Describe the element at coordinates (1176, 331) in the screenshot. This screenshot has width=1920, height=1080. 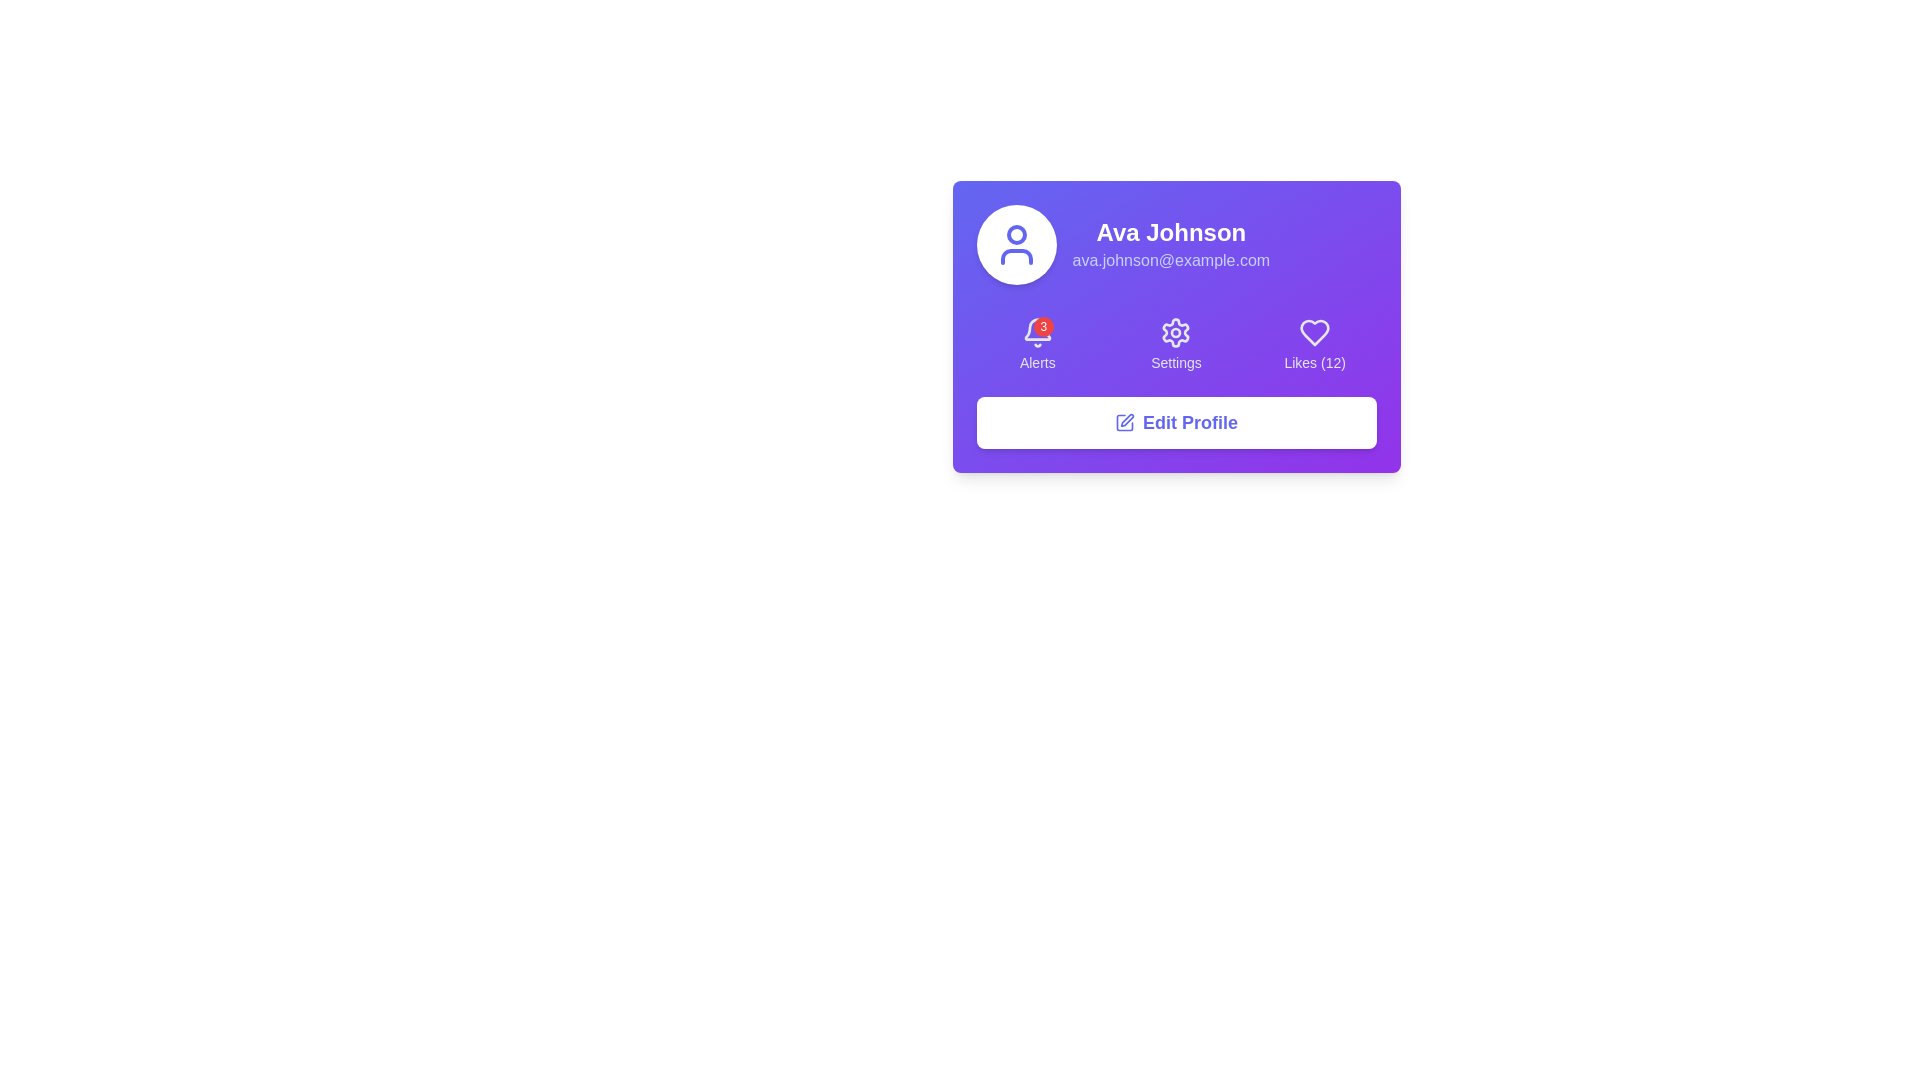
I see `the Gear icon representing the 'Settings' option` at that location.